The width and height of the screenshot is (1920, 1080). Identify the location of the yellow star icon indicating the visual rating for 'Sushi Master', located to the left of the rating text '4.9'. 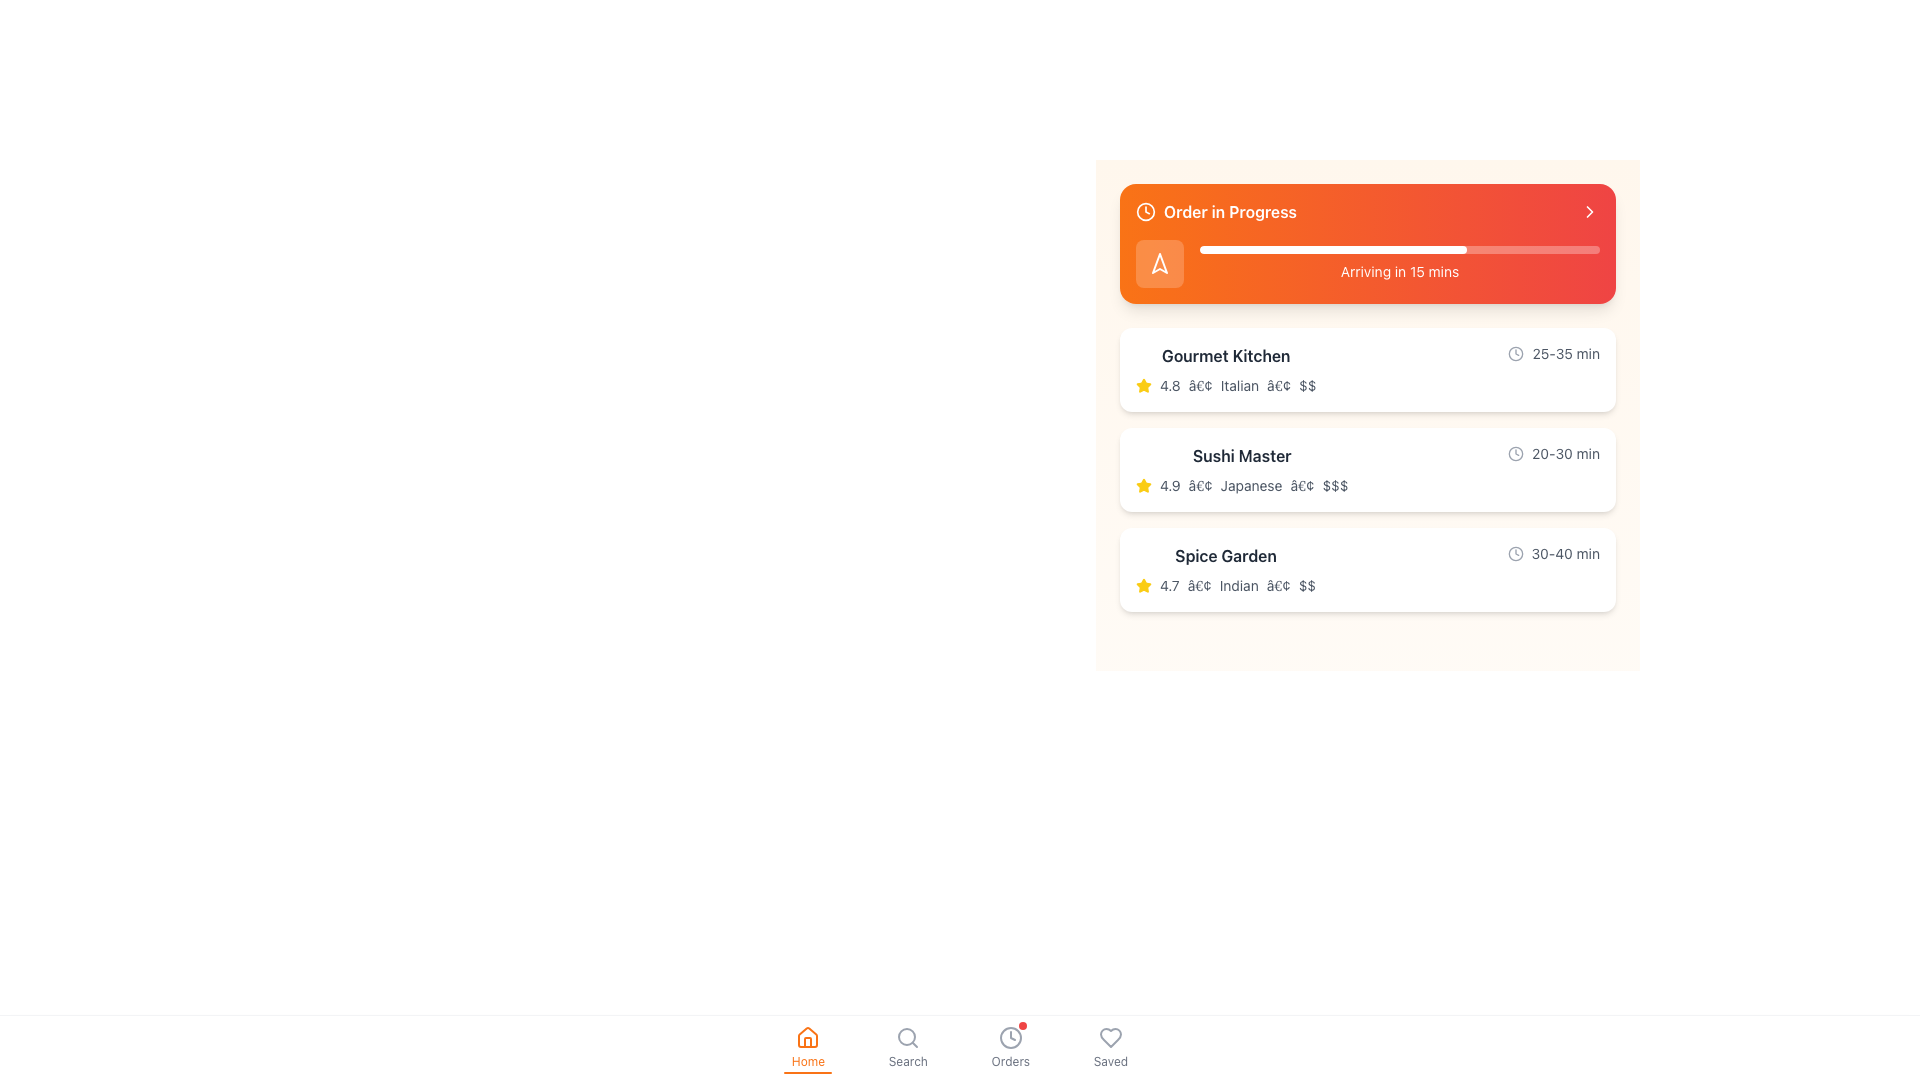
(1143, 486).